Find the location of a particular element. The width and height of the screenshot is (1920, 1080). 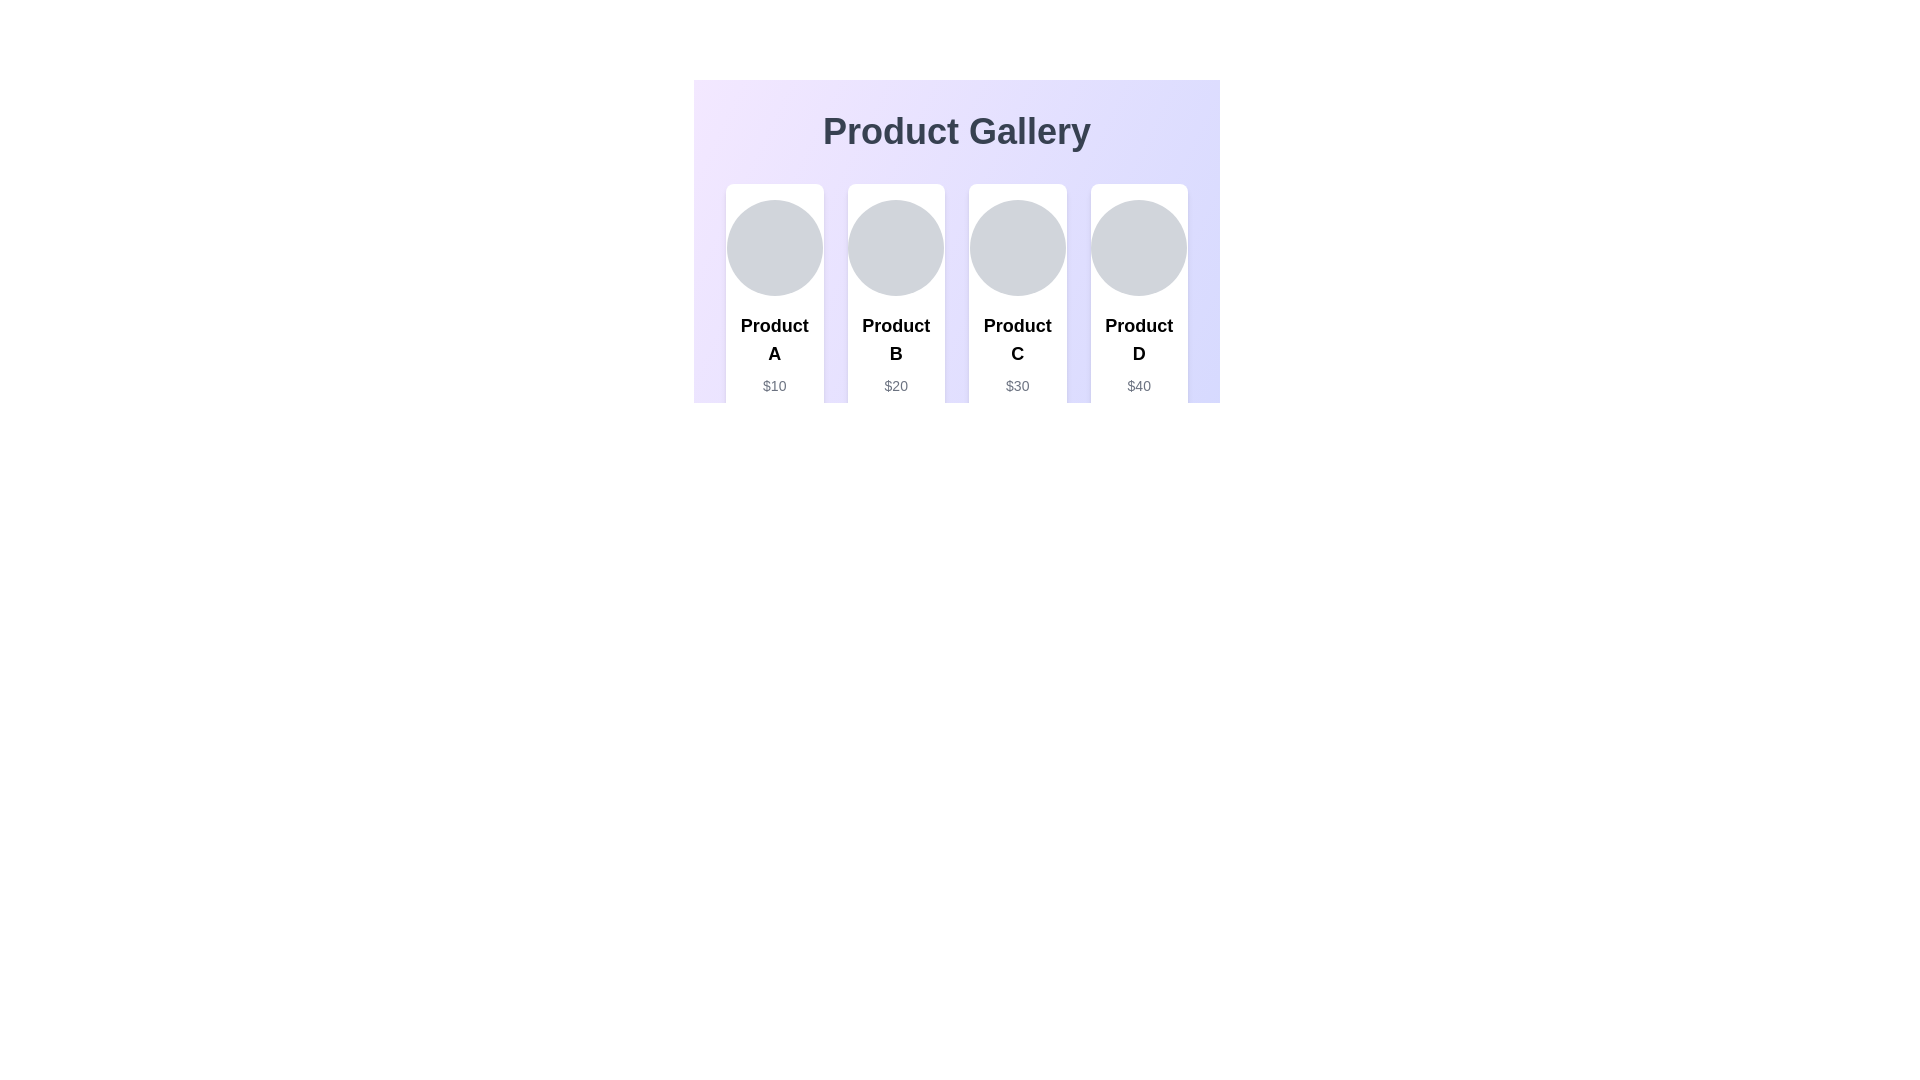

the second button in the horizontal group that functions as an 'Add to Cart' button is located at coordinates (895, 428).